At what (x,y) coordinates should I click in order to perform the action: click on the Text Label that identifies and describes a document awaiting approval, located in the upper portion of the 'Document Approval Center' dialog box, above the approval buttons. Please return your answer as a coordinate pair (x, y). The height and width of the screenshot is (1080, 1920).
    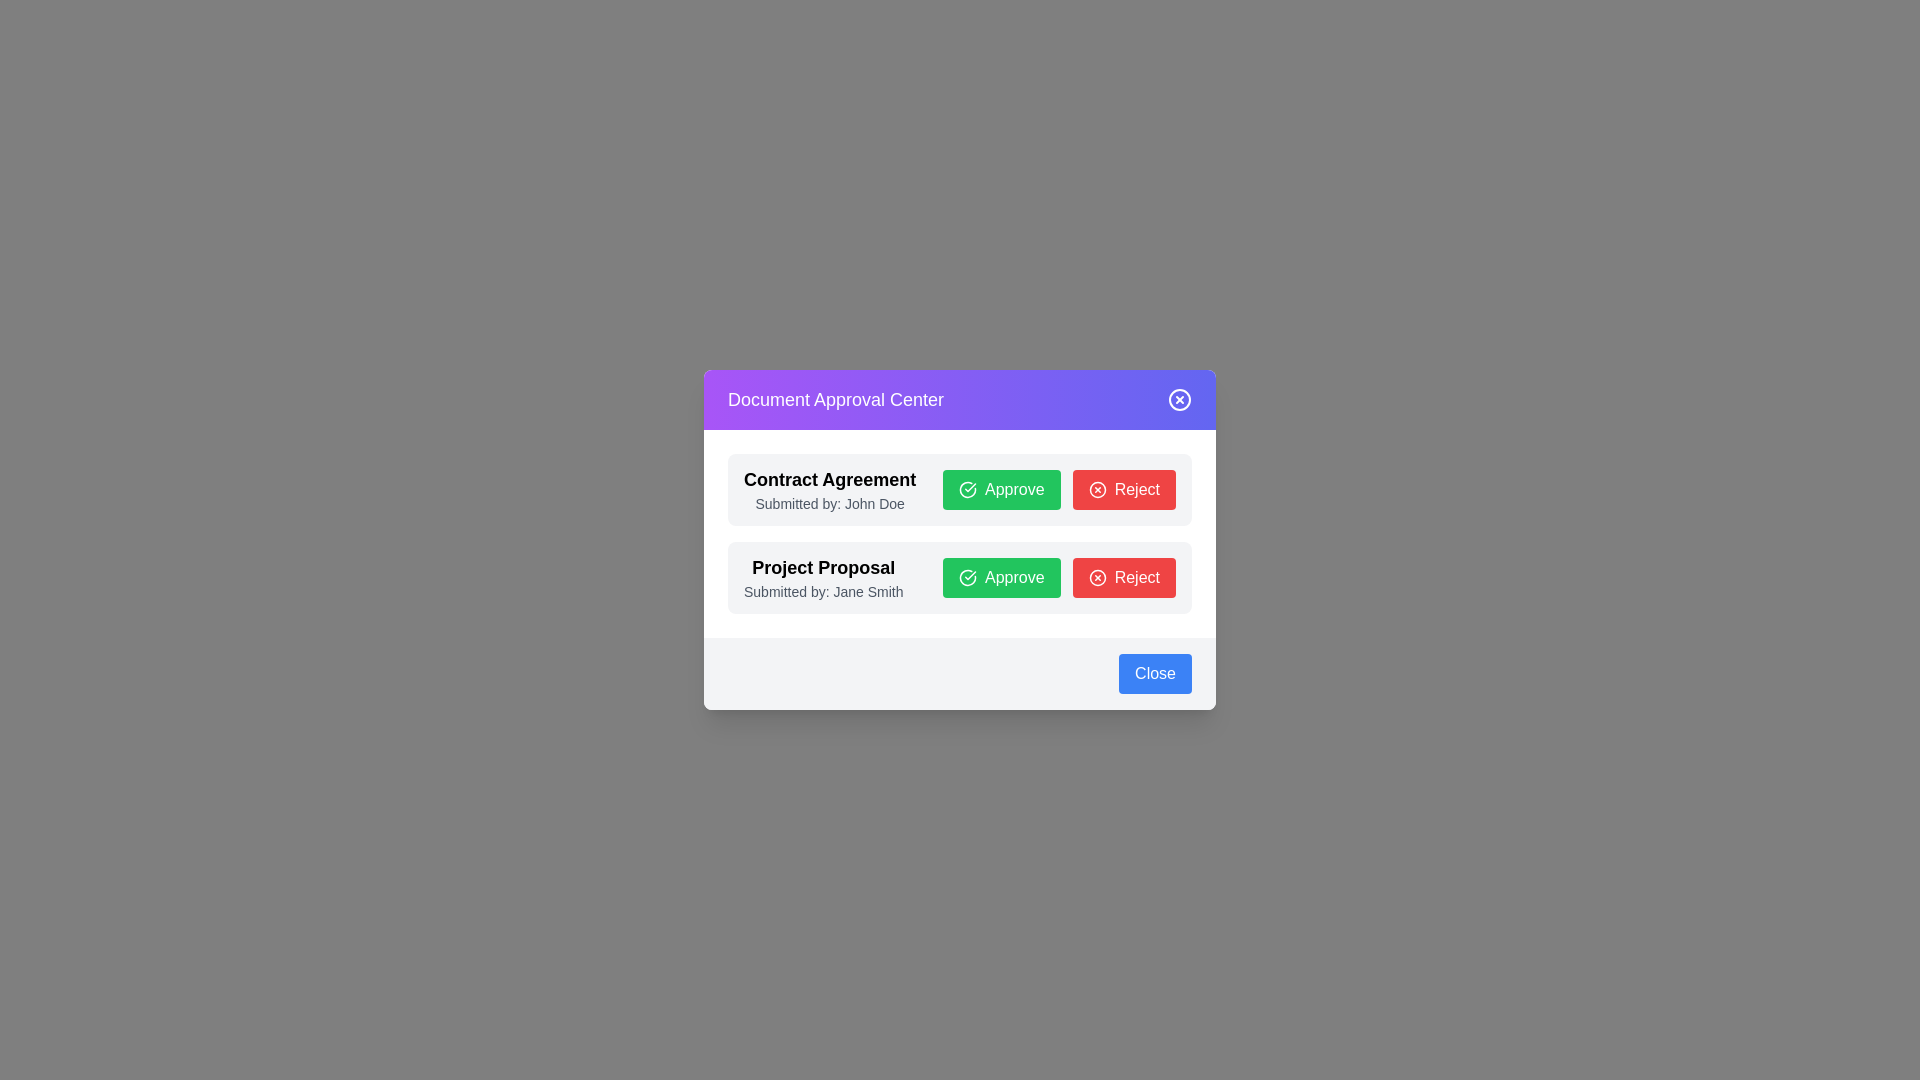
    Looking at the image, I should click on (830, 489).